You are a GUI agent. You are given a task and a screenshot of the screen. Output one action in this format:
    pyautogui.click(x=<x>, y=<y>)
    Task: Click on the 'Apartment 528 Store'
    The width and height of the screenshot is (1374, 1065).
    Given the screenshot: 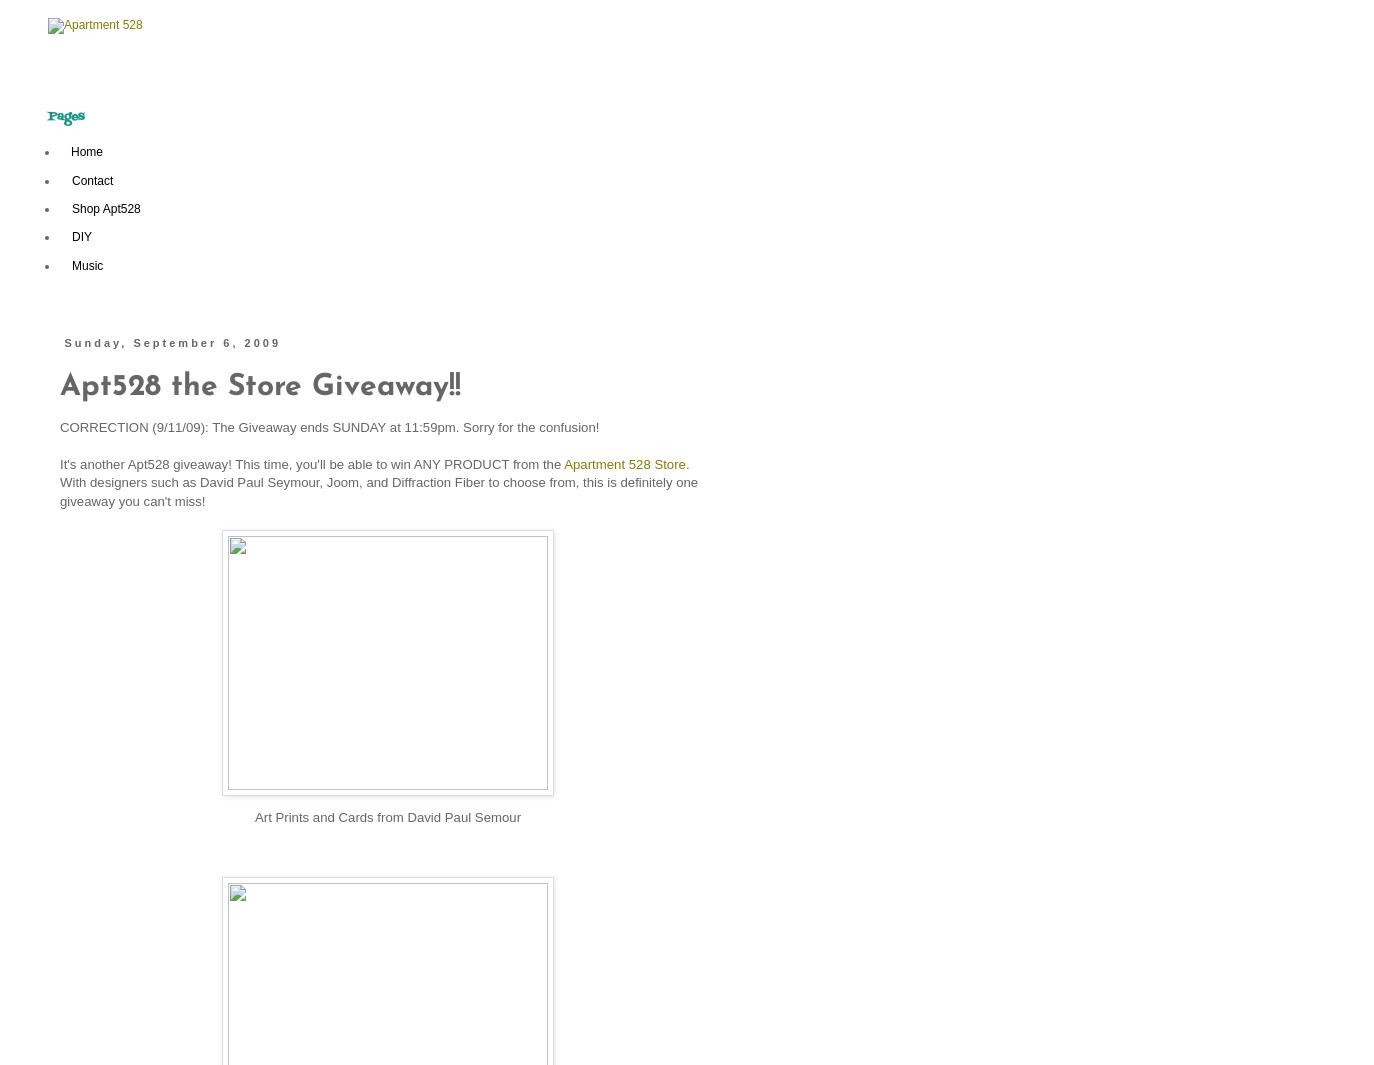 What is the action you would take?
    pyautogui.click(x=624, y=462)
    